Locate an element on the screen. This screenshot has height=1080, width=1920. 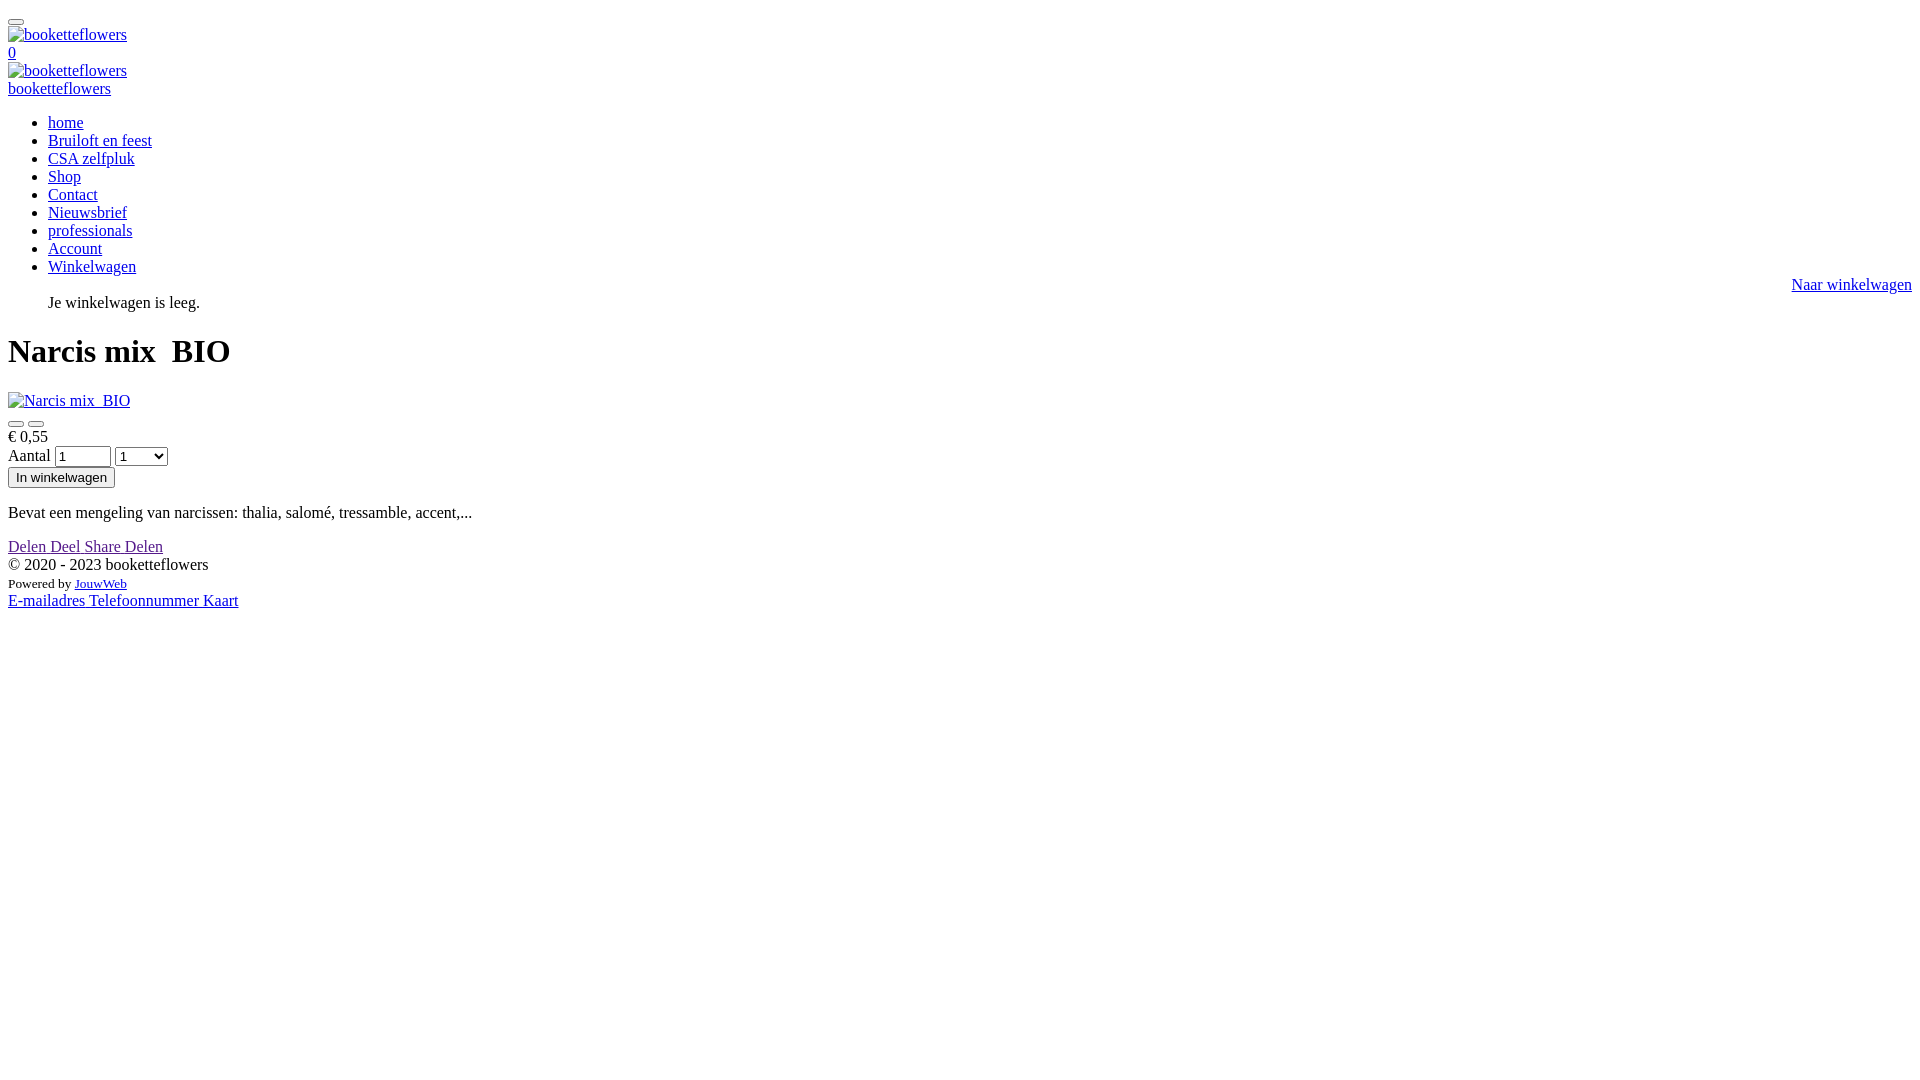
'booketteflowers' is located at coordinates (67, 34).